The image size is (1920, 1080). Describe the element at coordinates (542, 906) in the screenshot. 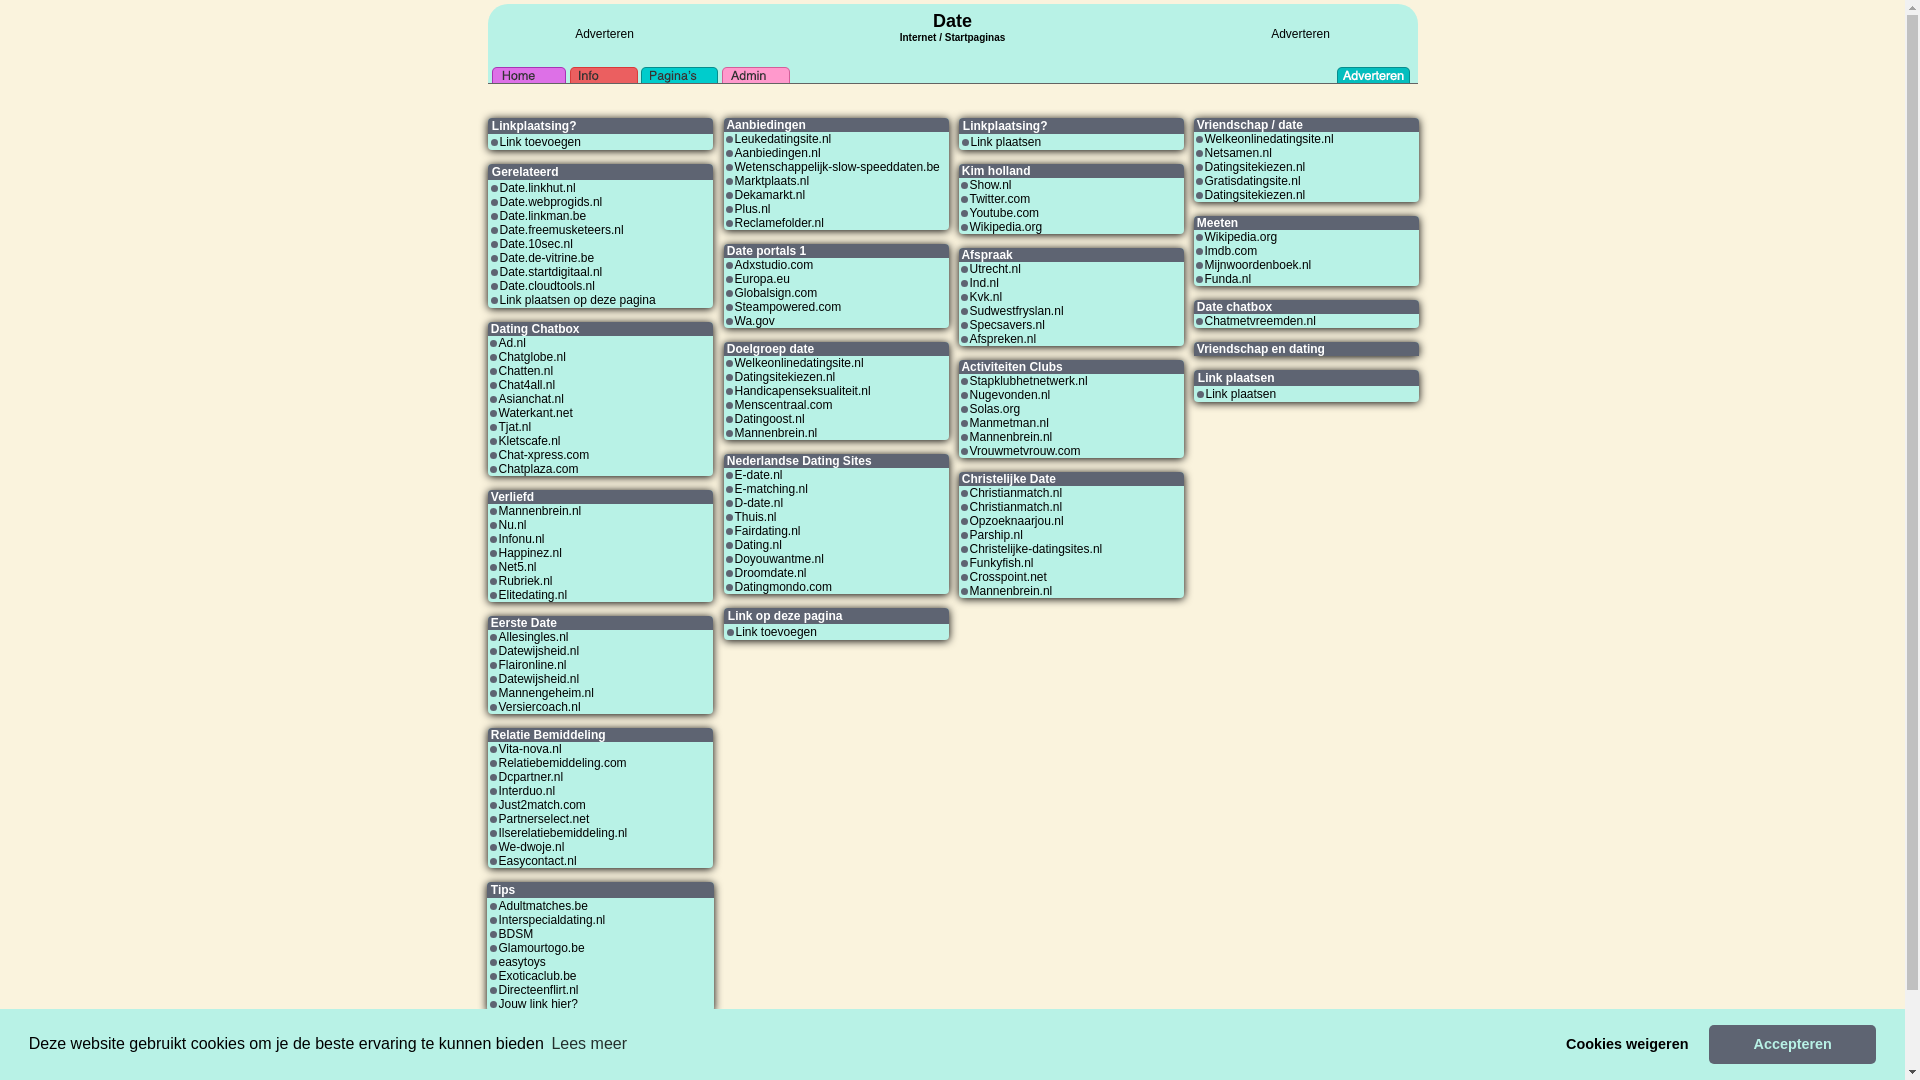

I see `'Adultmatches.be'` at that location.